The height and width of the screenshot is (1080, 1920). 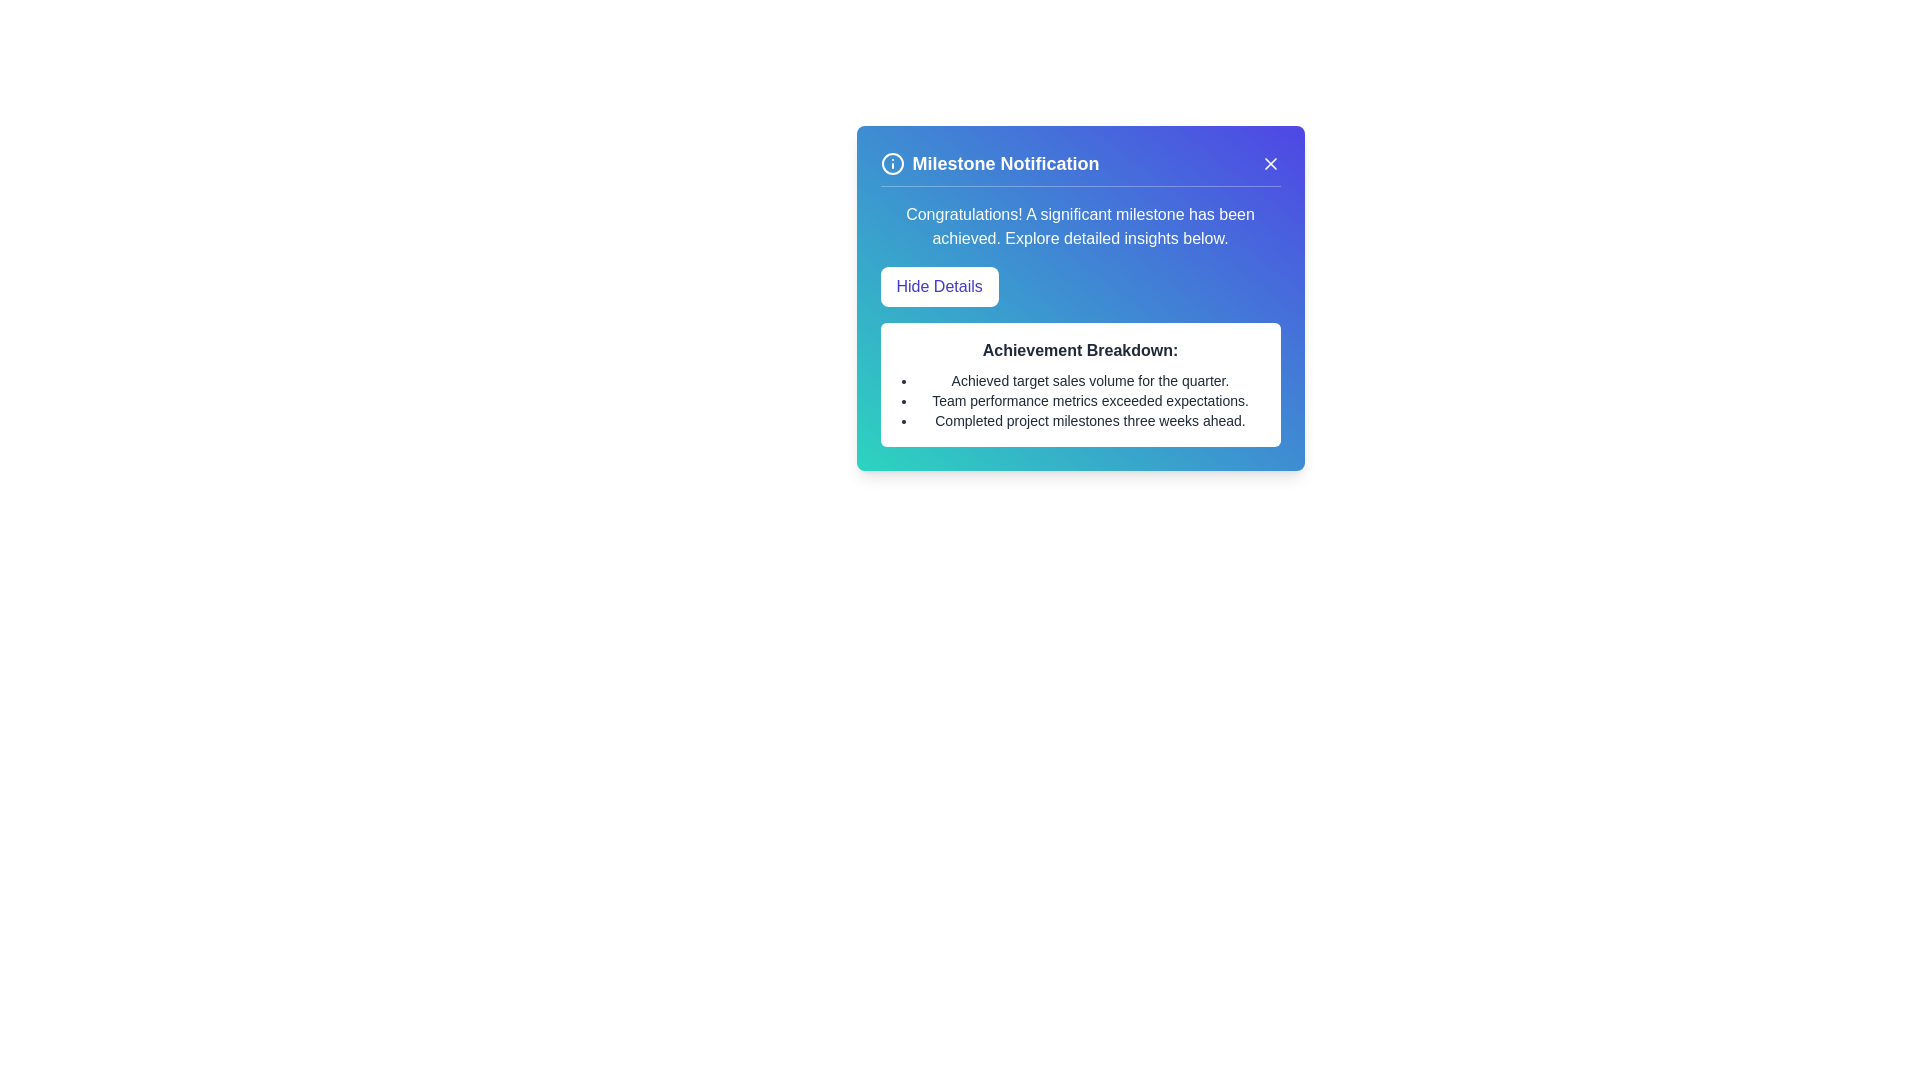 What do you see at coordinates (938, 286) in the screenshot?
I see `the 'Hide Details' button to toggle the visibility of the details section` at bounding box center [938, 286].